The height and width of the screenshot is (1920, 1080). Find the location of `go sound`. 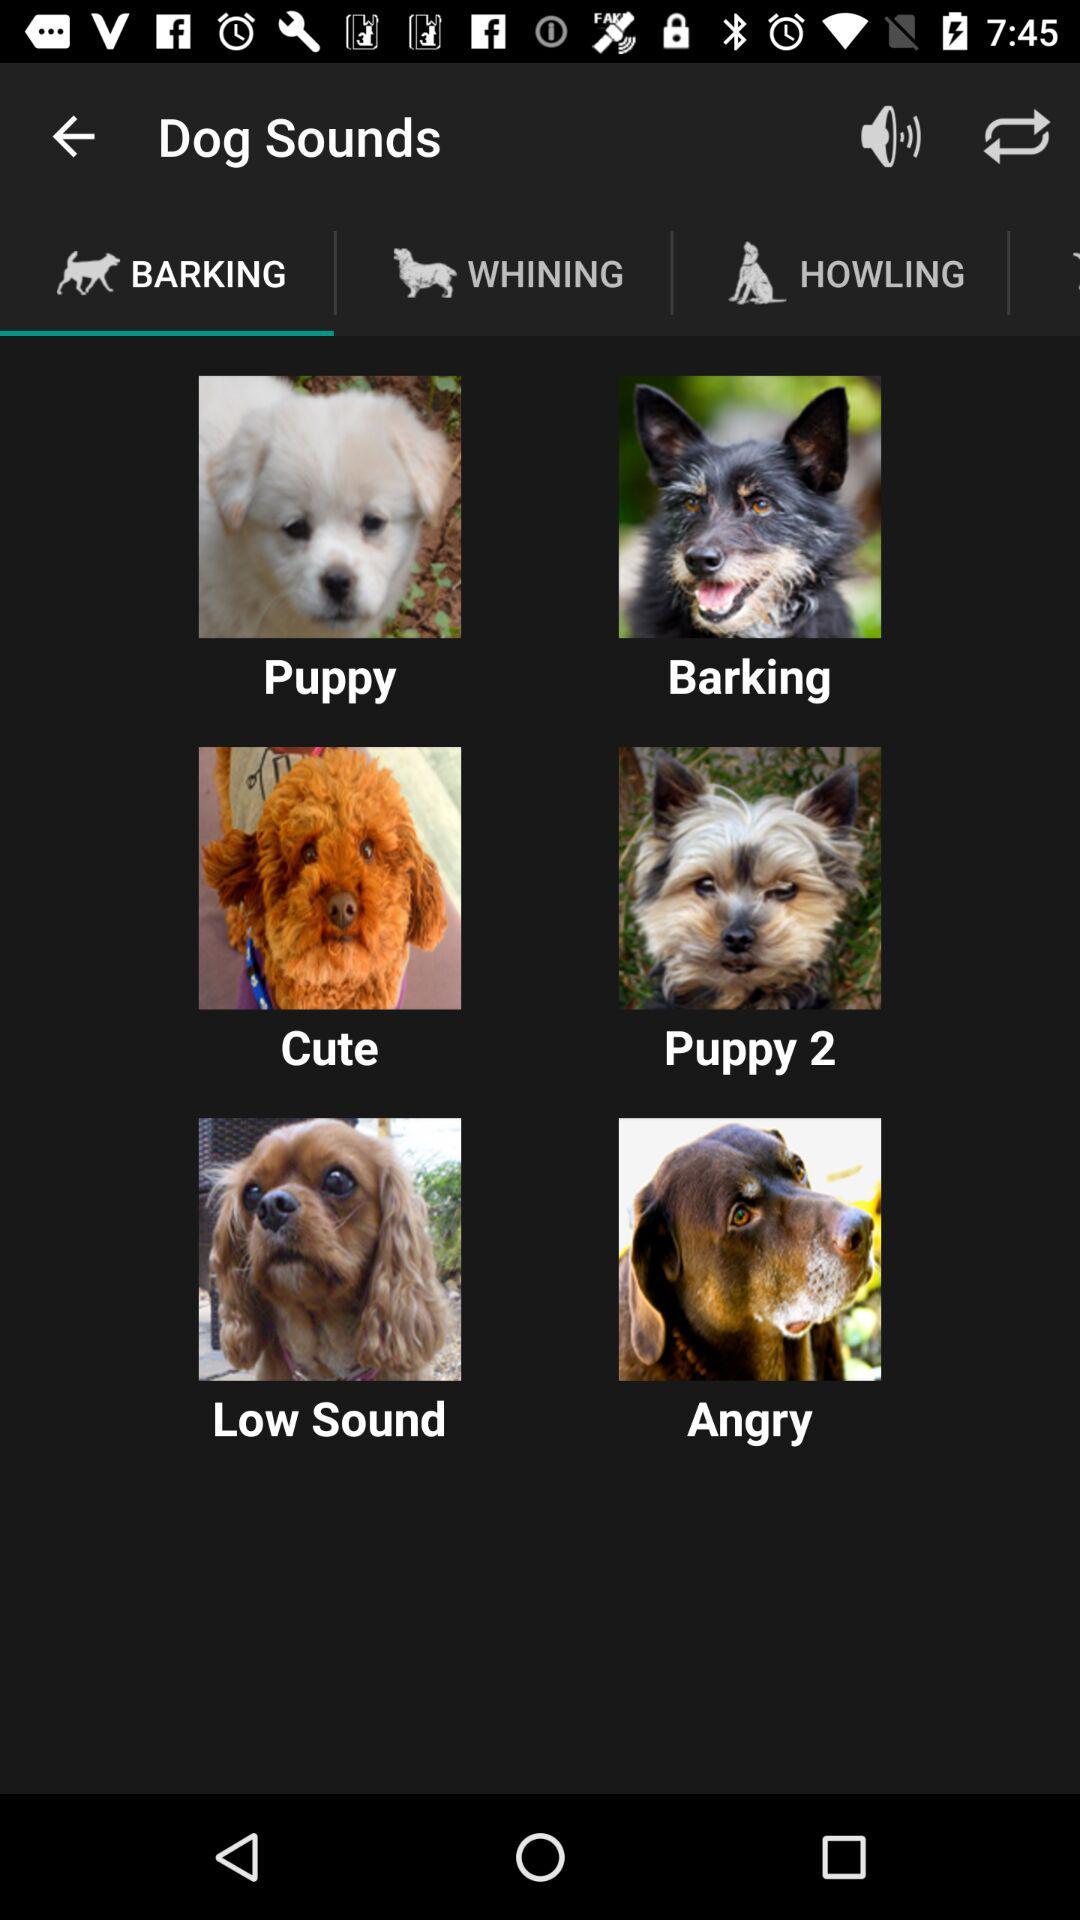

go sound is located at coordinates (890, 135).